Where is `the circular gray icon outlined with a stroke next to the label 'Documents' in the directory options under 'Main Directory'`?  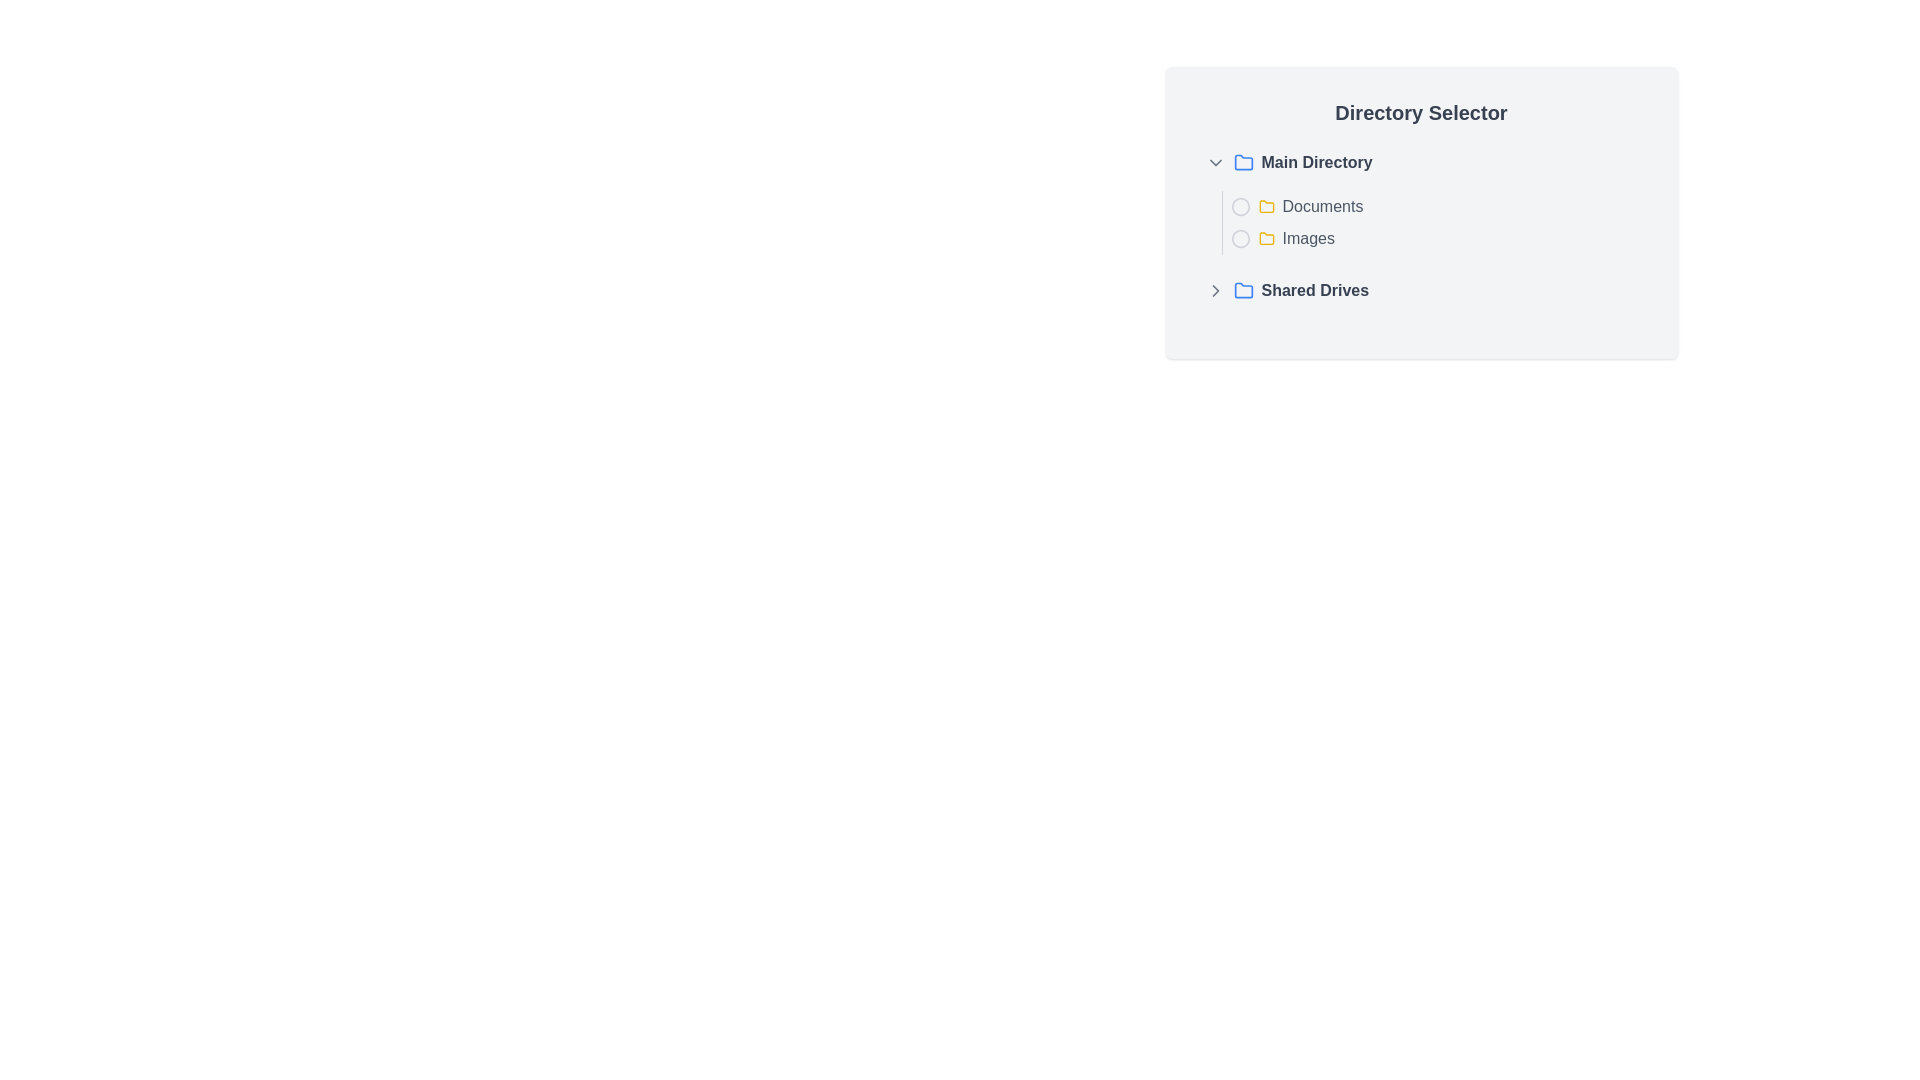
the circular gray icon outlined with a stroke next to the label 'Documents' in the directory options under 'Main Directory' is located at coordinates (1239, 207).